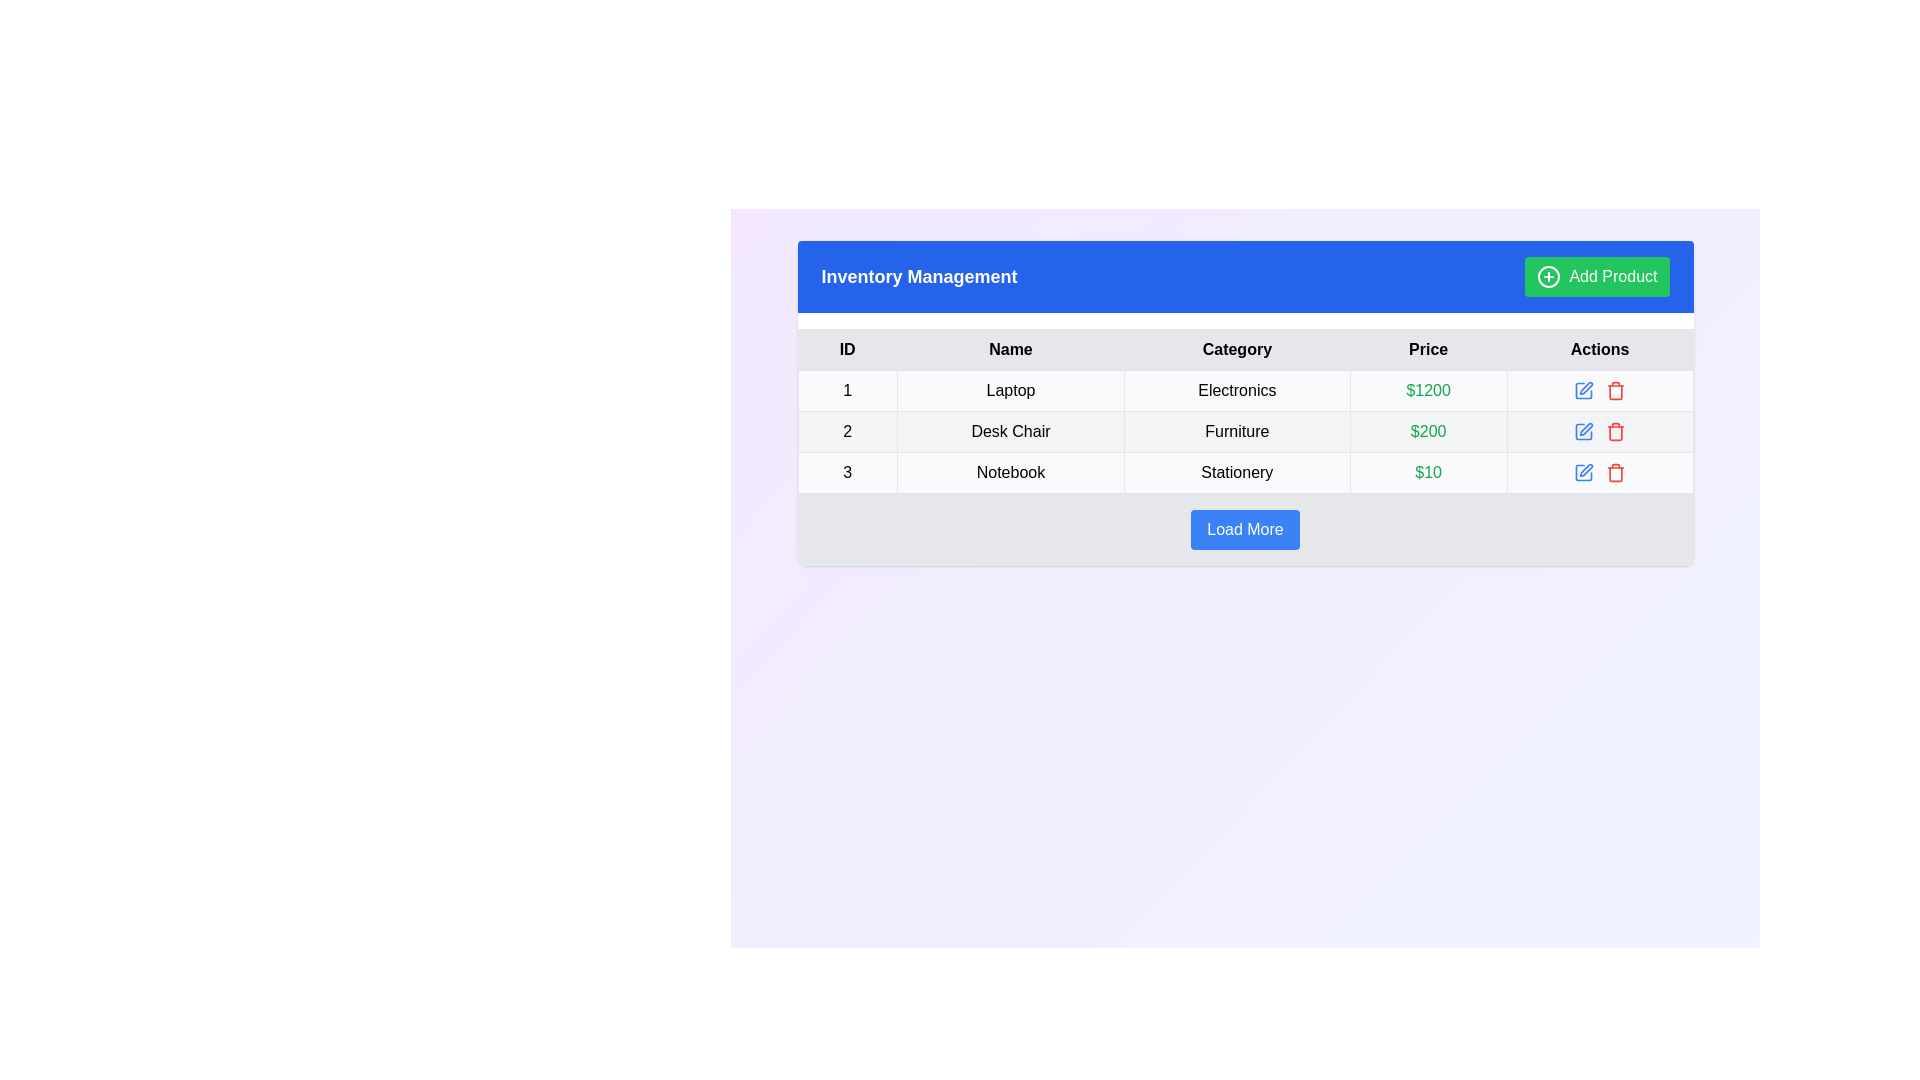 The width and height of the screenshot is (1920, 1080). I want to click on the Text Content element in the third column of the first row under the 'Category' header, which is positioned between 'Laptop' and '$1200', so click(1236, 390).